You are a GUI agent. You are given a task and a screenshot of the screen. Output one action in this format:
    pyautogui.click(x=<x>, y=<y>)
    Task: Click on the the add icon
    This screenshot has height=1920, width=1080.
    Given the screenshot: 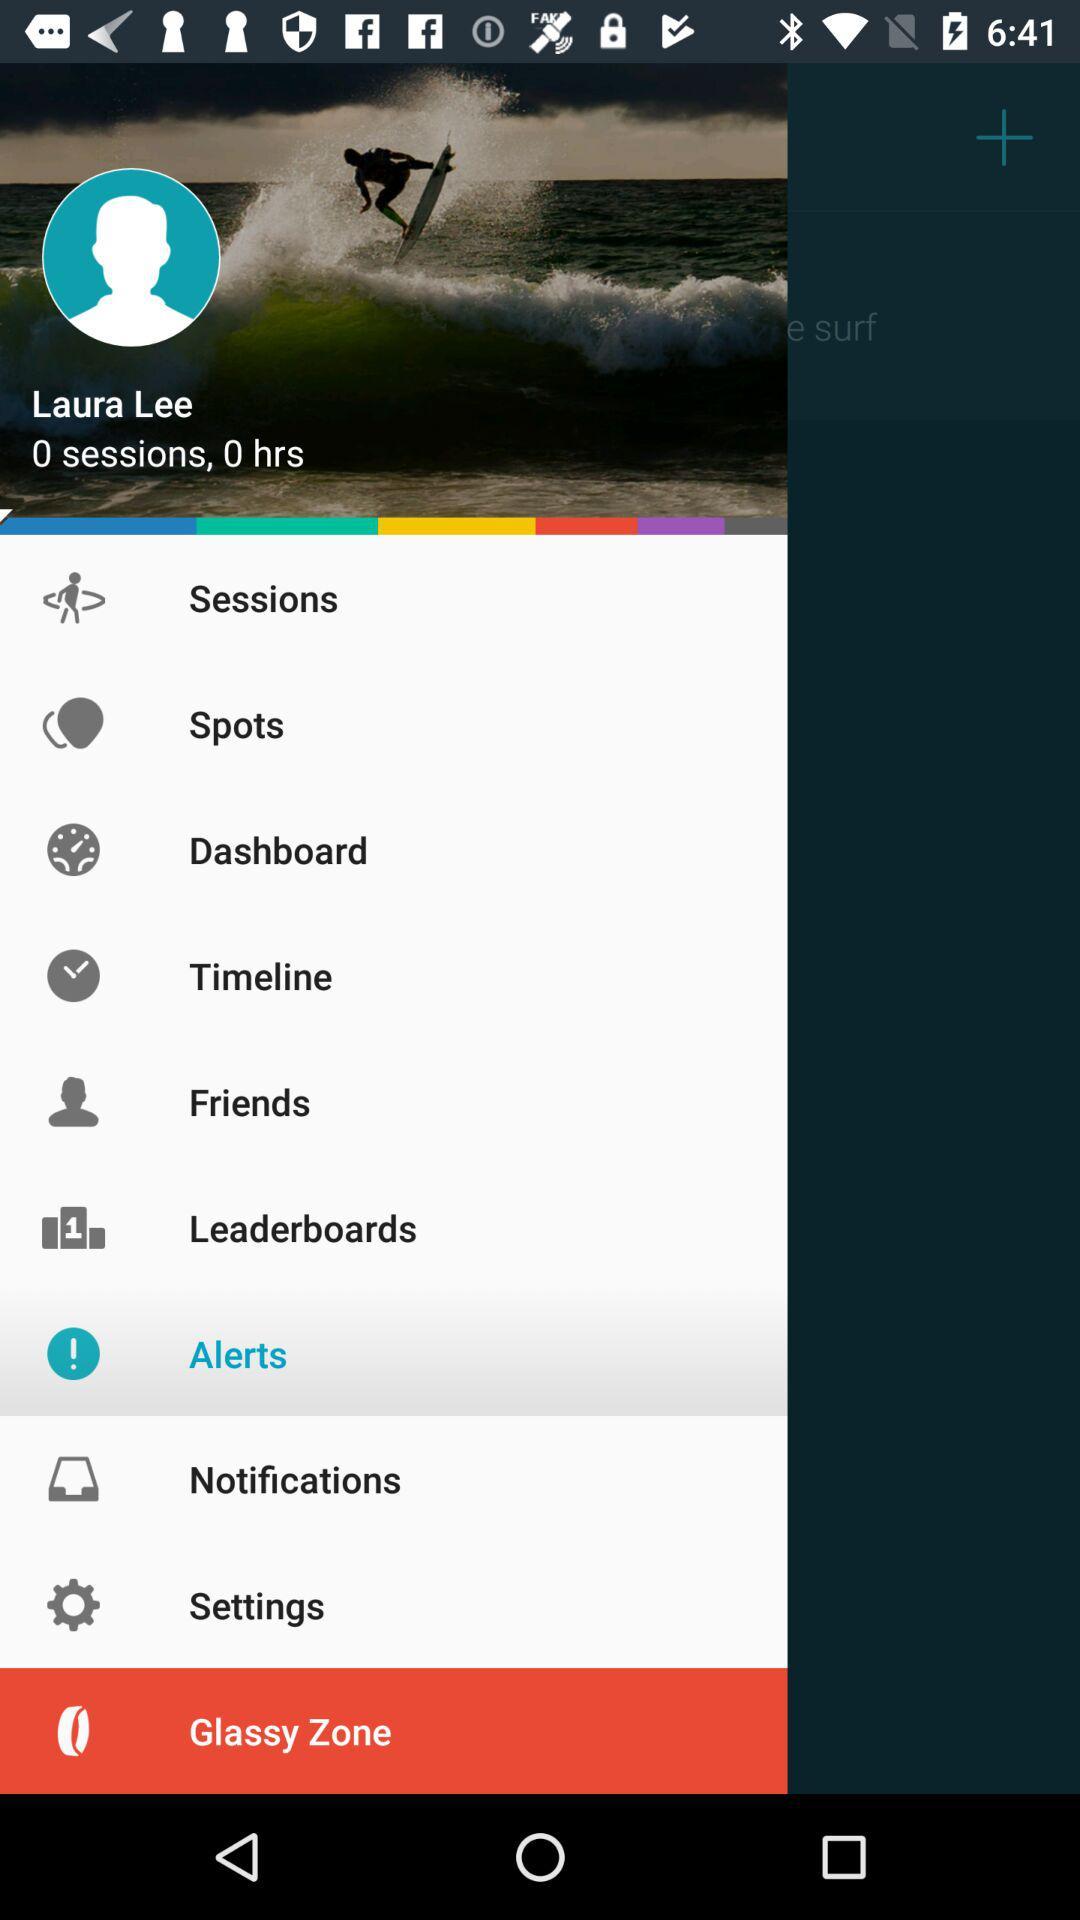 What is the action you would take?
    pyautogui.click(x=1004, y=135)
    